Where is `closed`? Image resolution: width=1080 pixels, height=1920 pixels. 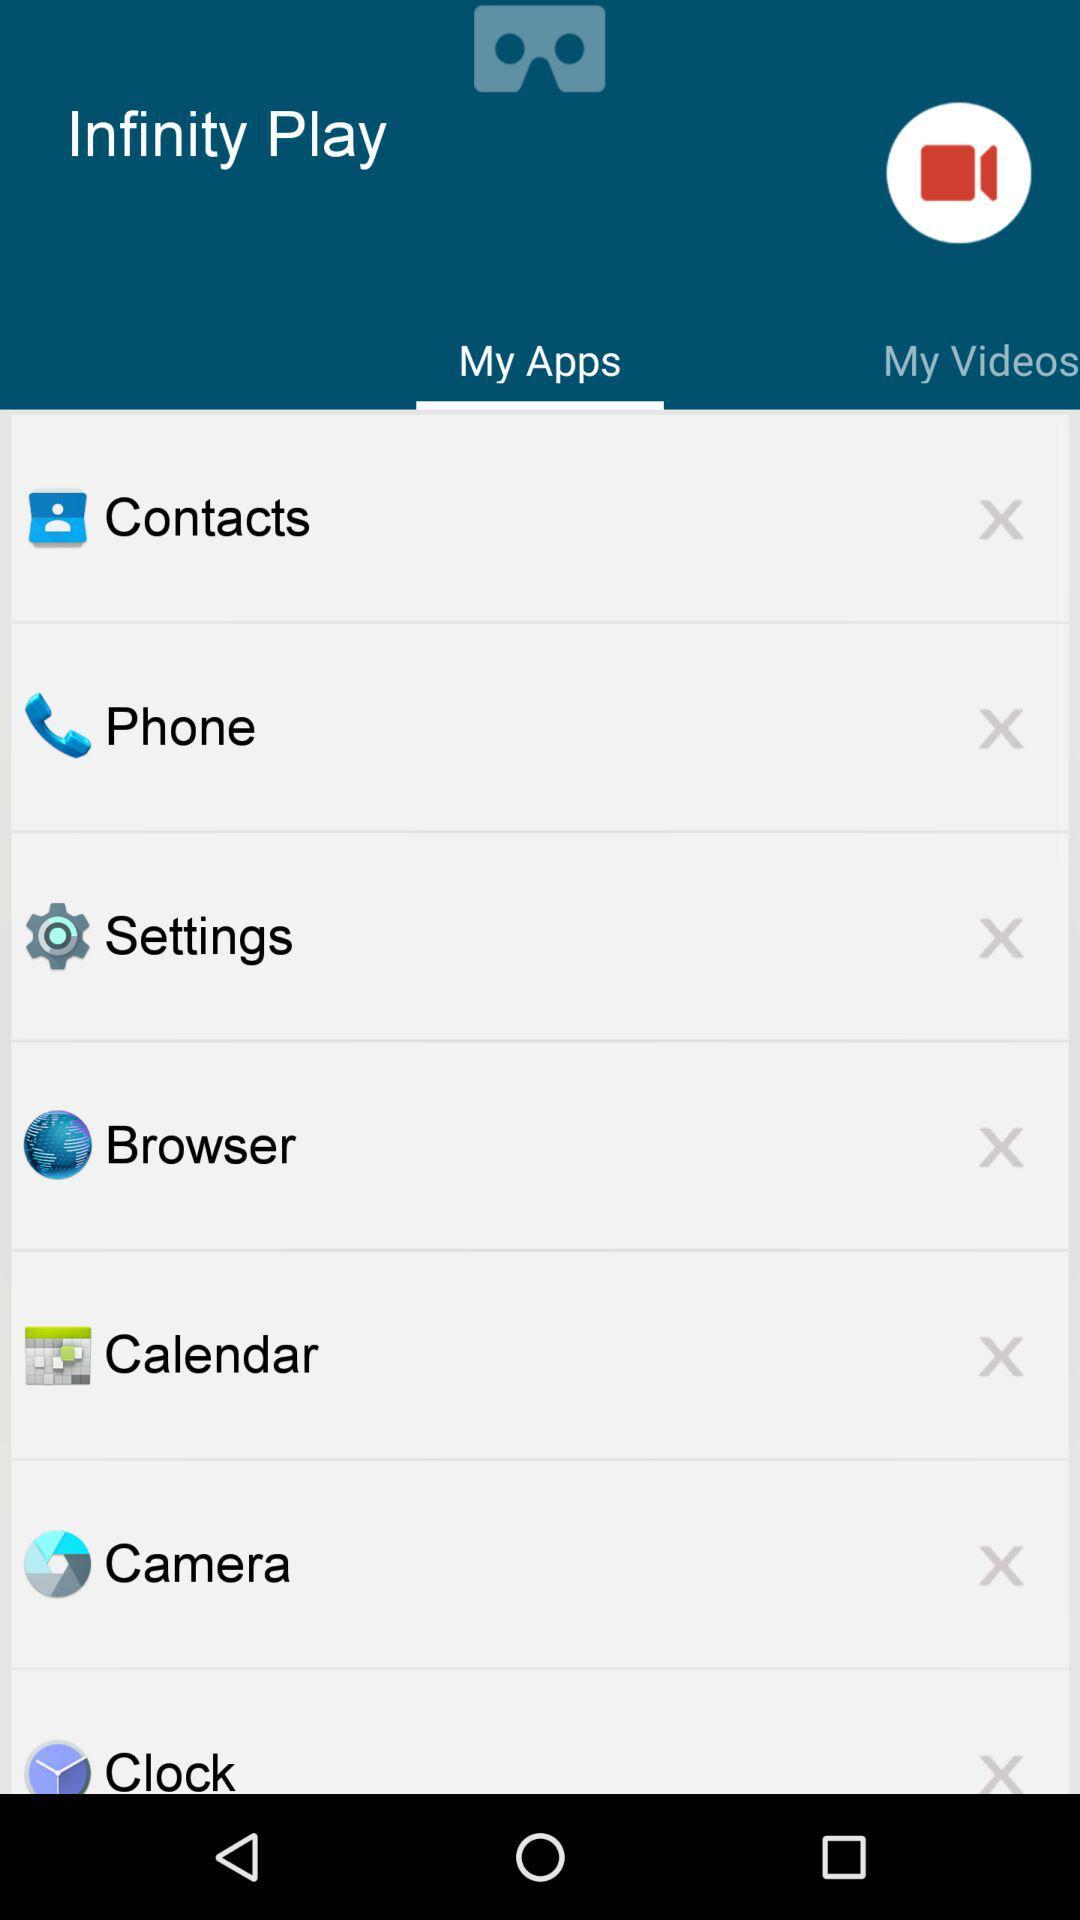
closed is located at coordinates (1001, 1145).